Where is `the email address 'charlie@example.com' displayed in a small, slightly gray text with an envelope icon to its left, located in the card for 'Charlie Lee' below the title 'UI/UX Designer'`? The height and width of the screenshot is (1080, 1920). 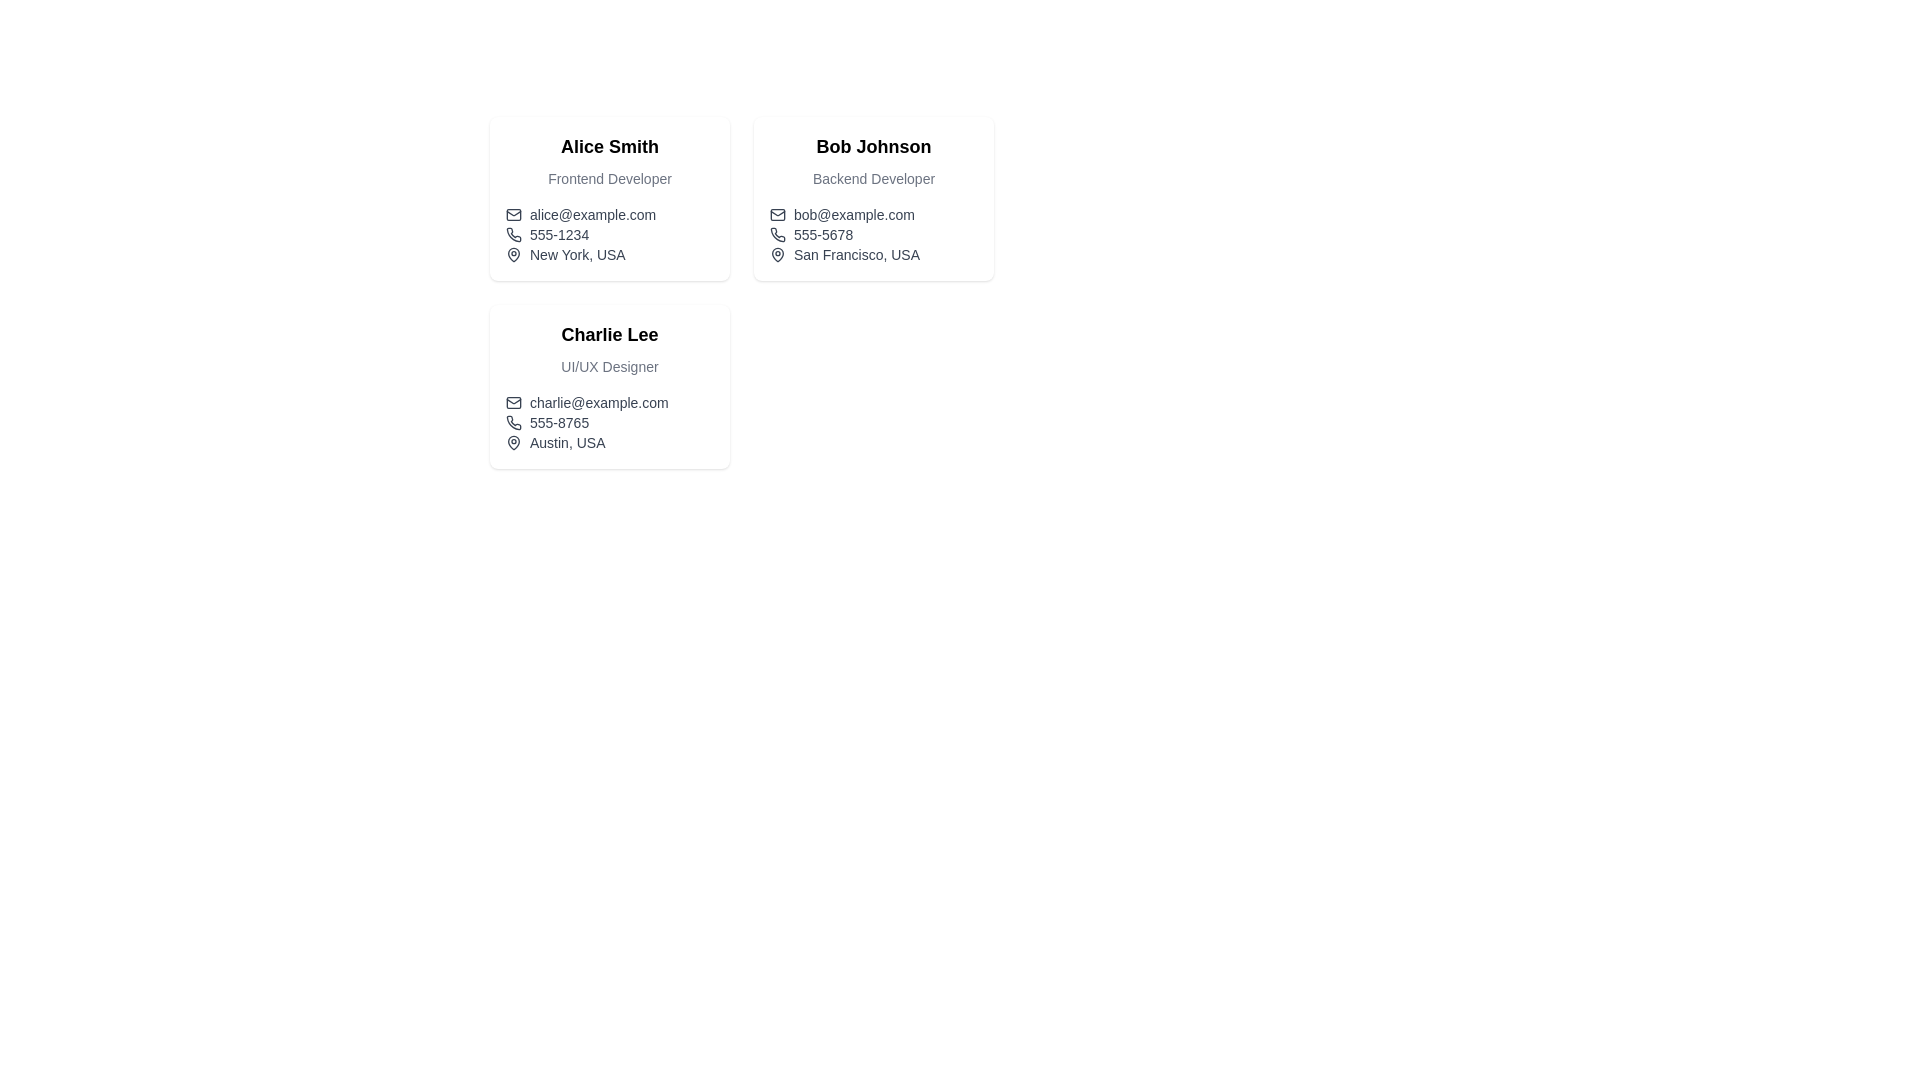
the email address 'charlie@example.com' displayed in a small, slightly gray text with an envelope icon to its left, located in the card for 'Charlie Lee' below the title 'UI/UX Designer' is located at coordinates (608, 402).